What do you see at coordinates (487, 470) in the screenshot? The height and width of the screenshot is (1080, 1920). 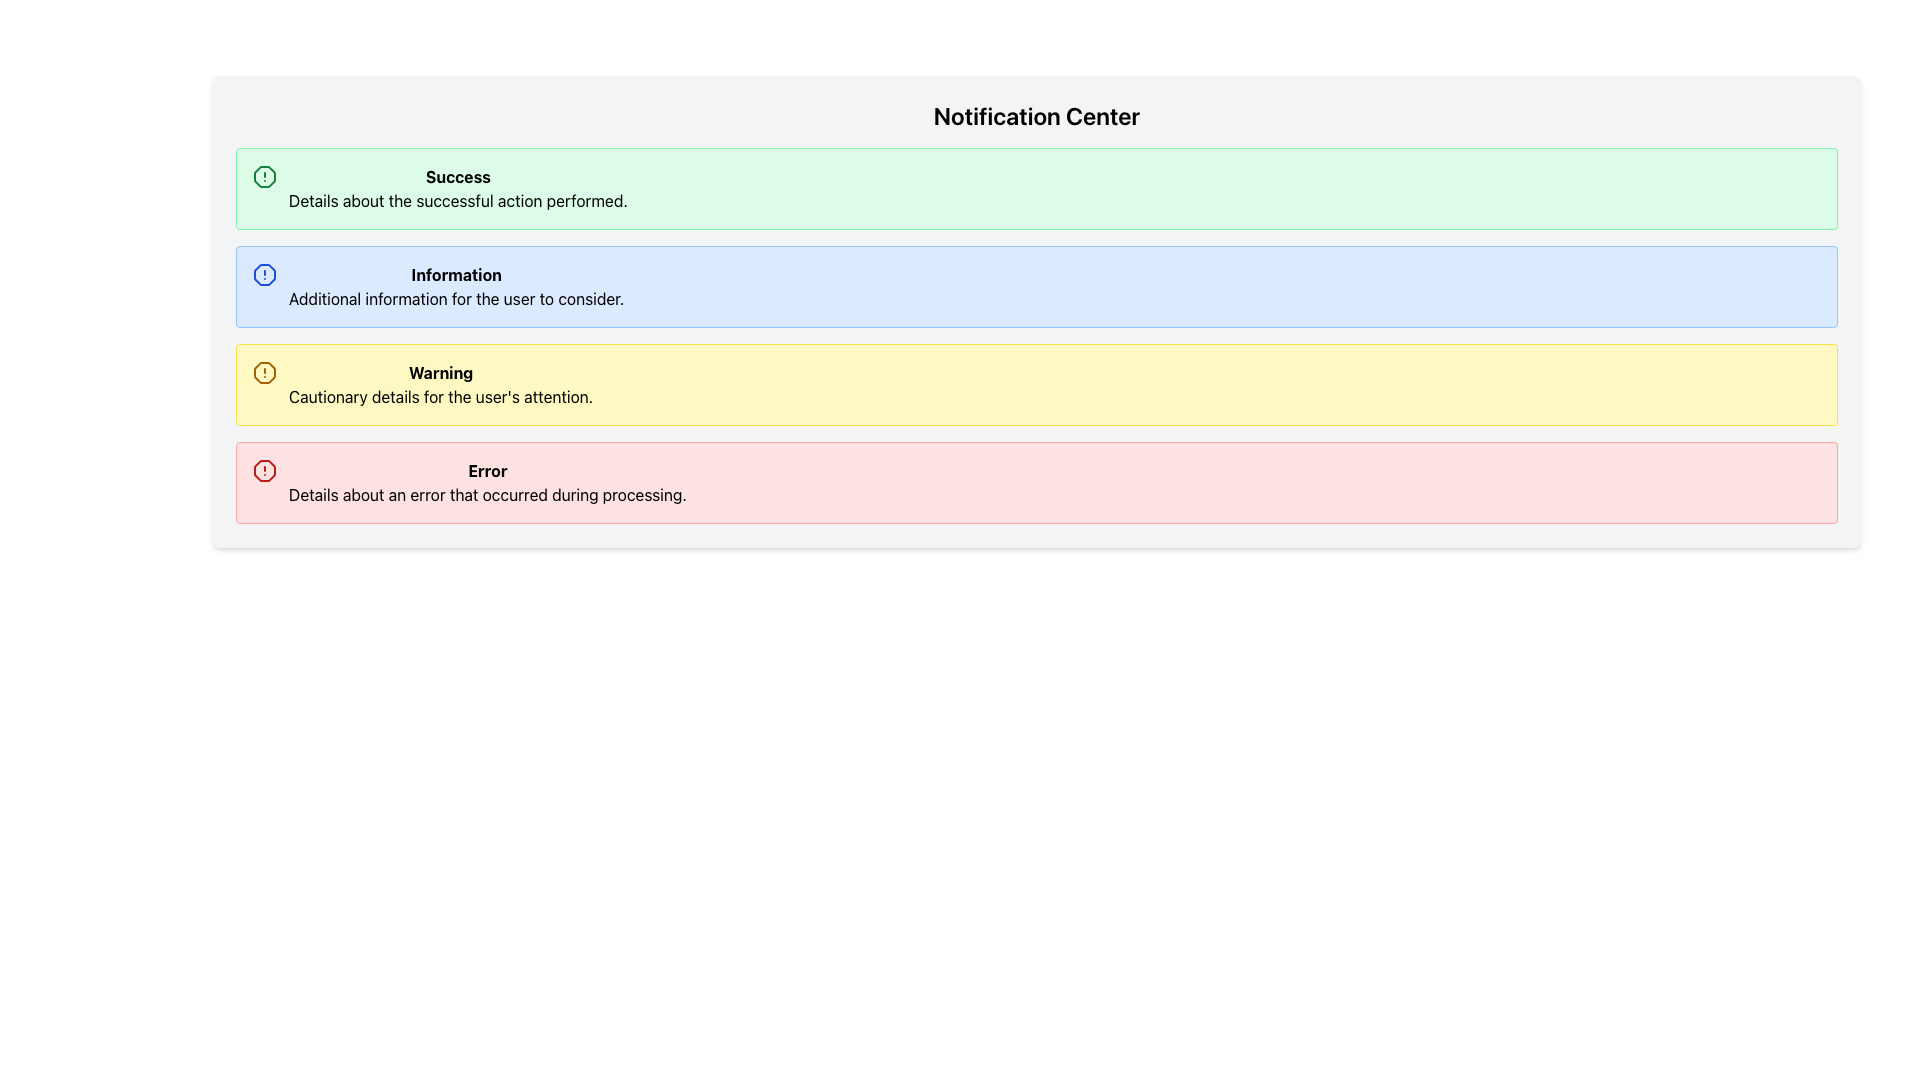 I see `the bold title text label located in the pink-colored notification box labeled 'Error', which serves as a high-priority notification summary` at bounding box center [487, 470].